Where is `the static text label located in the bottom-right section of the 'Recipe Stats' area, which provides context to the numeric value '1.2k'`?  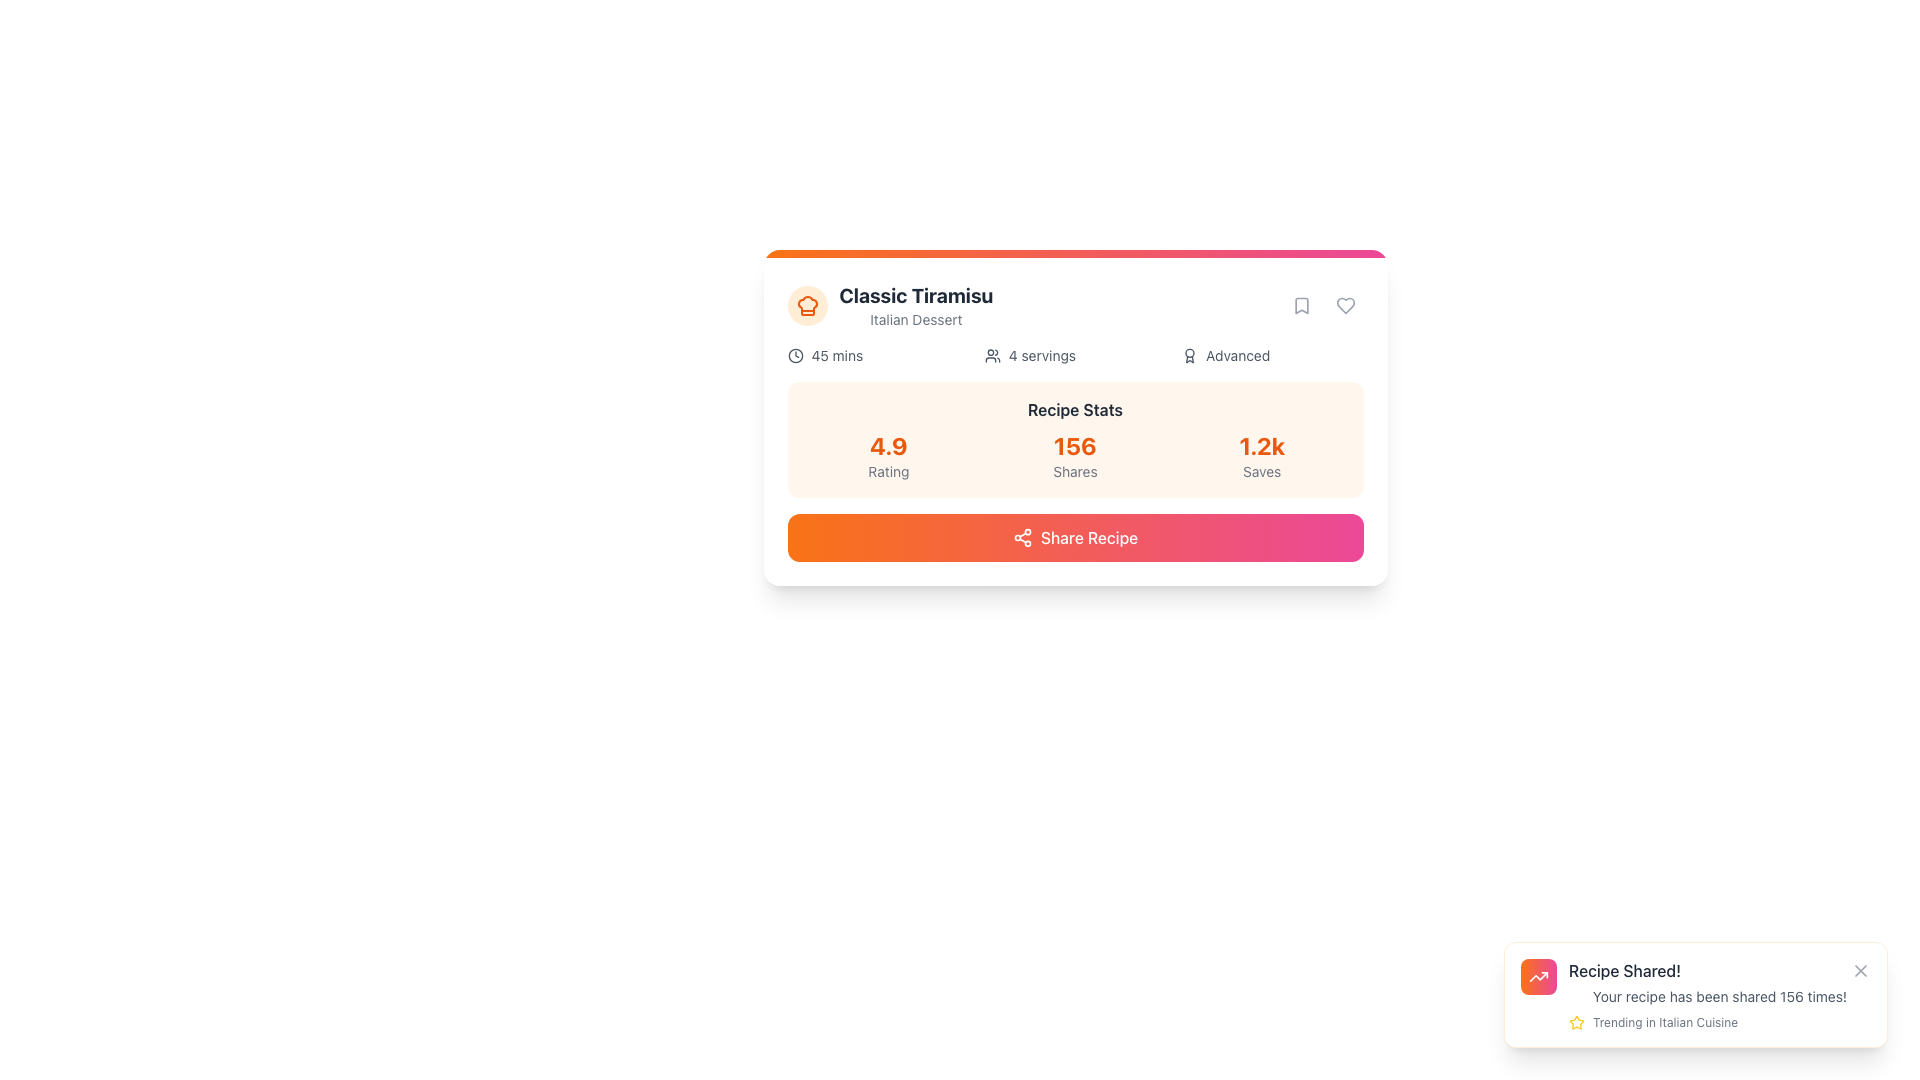 the static text label located in the bottom-right section of the 'Recipe Stats' area, which provides context to the numeric value '1.2k' is located at coordinates (1261, 471).